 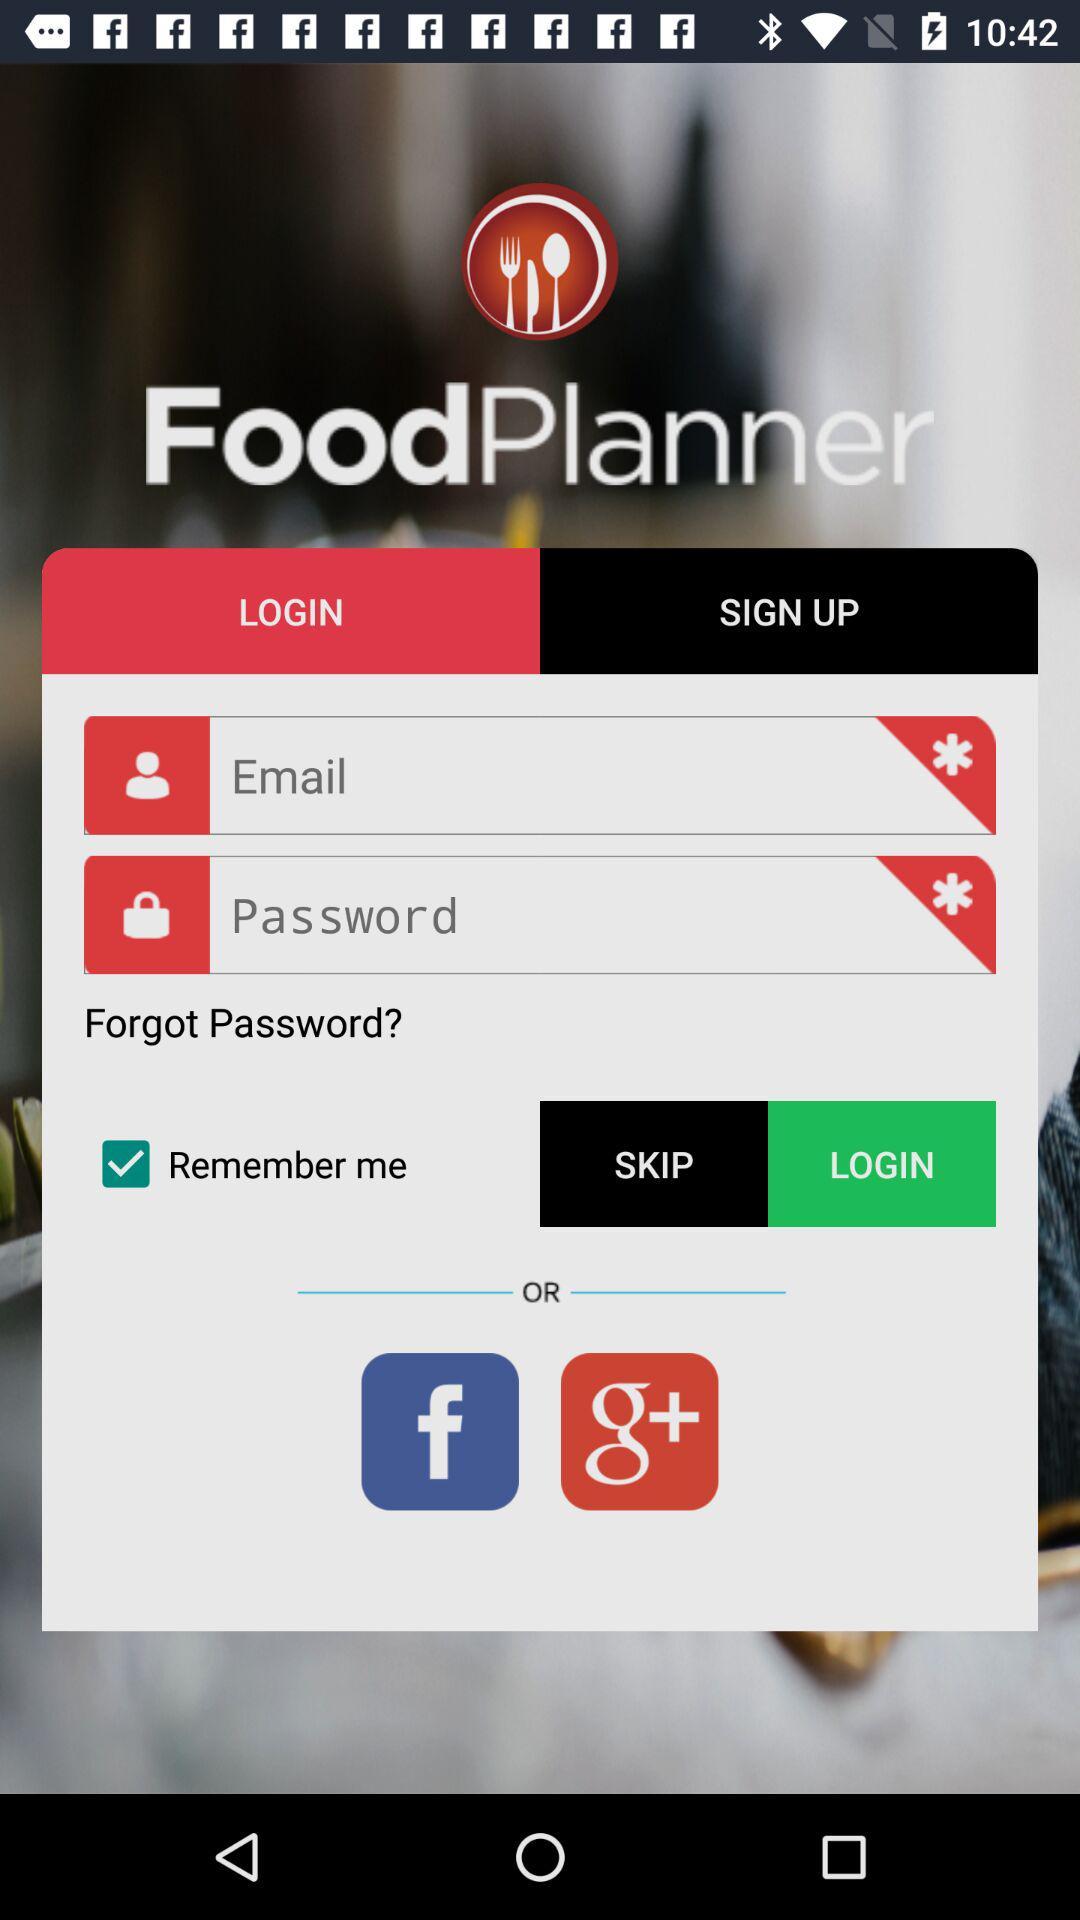 I want to click on the remember me item, so click(x=312, y=1164).